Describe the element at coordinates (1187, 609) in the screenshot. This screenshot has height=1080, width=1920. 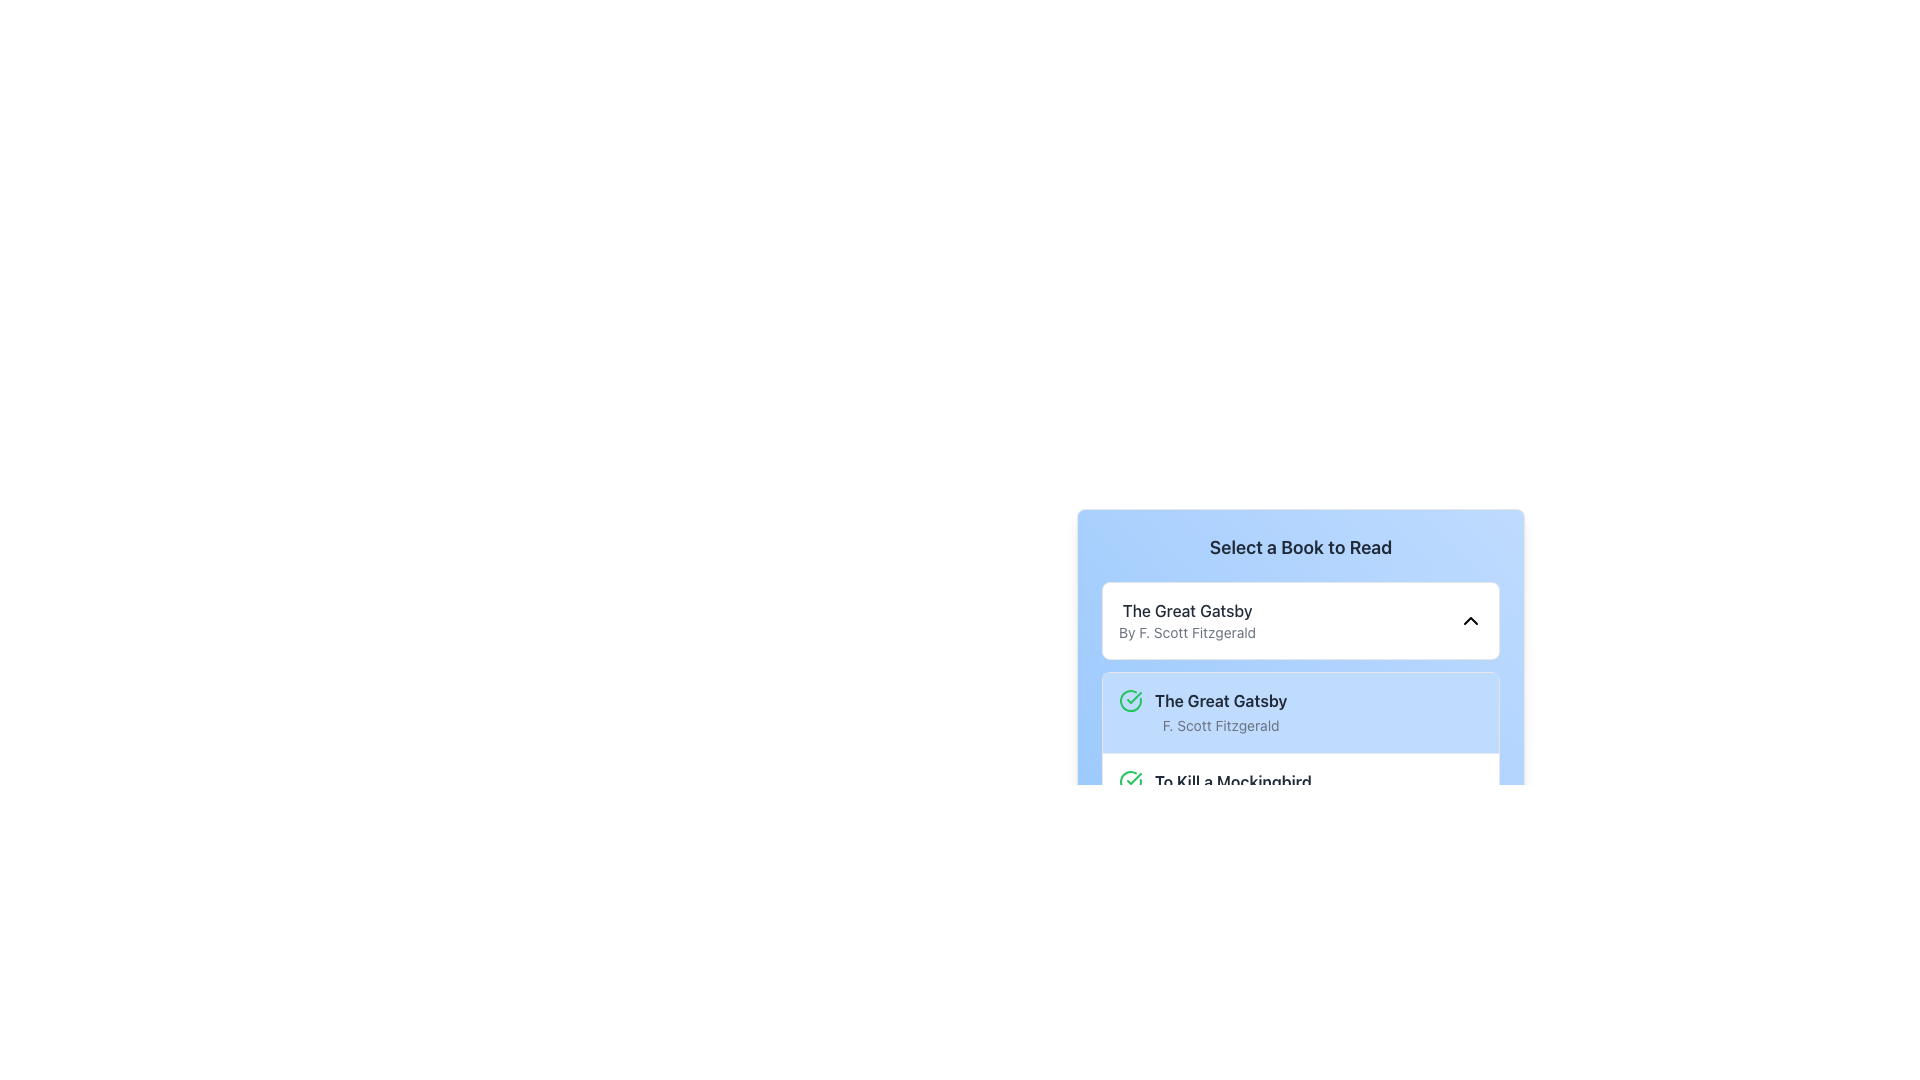
I see `the label displaying the title of the selected book, which is positioned above the text 'By F. Scott Fitzgerald' in the dropdown section under 'Select a Book to Read.'` at that location.